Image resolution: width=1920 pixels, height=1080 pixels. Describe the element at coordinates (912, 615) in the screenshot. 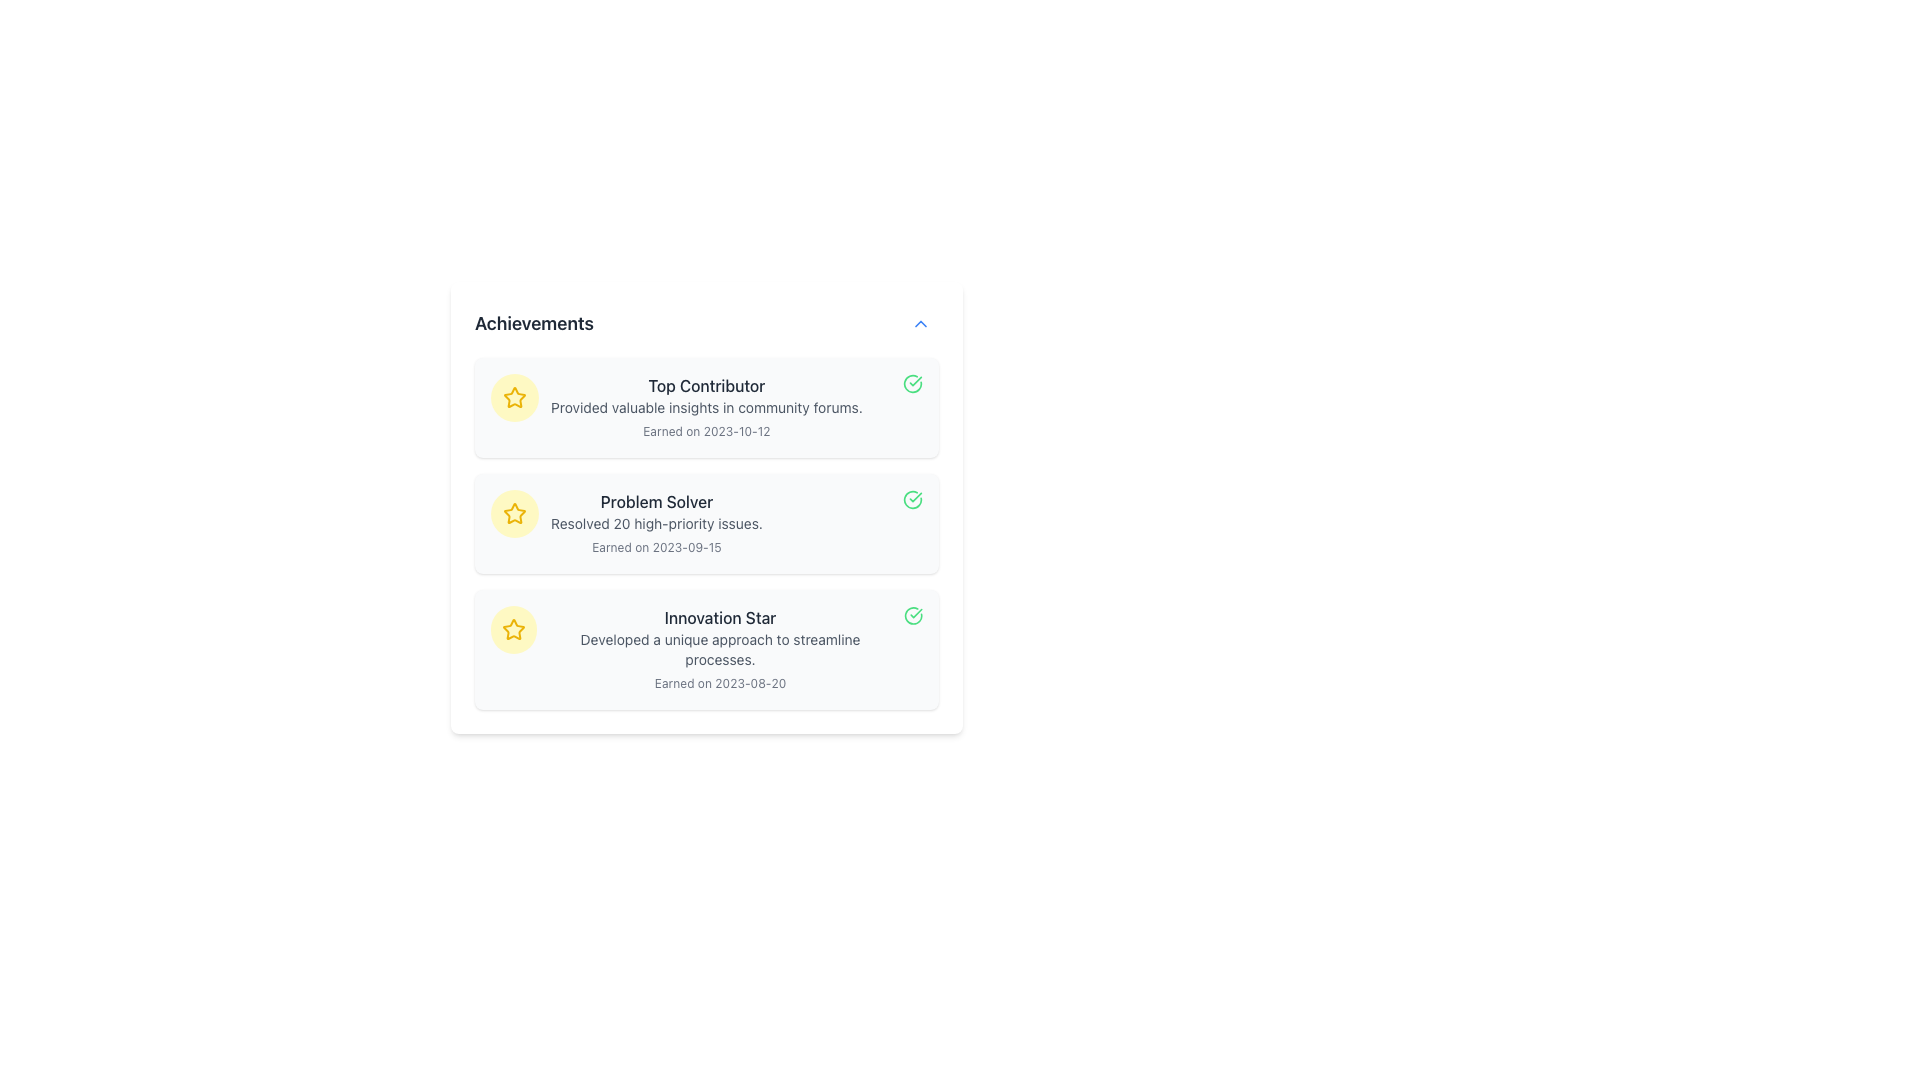

I see `the status indicated by the 'Innovation Star' icon located in the bottom-most list item under the 'Achievements' section, aligned to the far right, adjacent to the earning date text` at that location.